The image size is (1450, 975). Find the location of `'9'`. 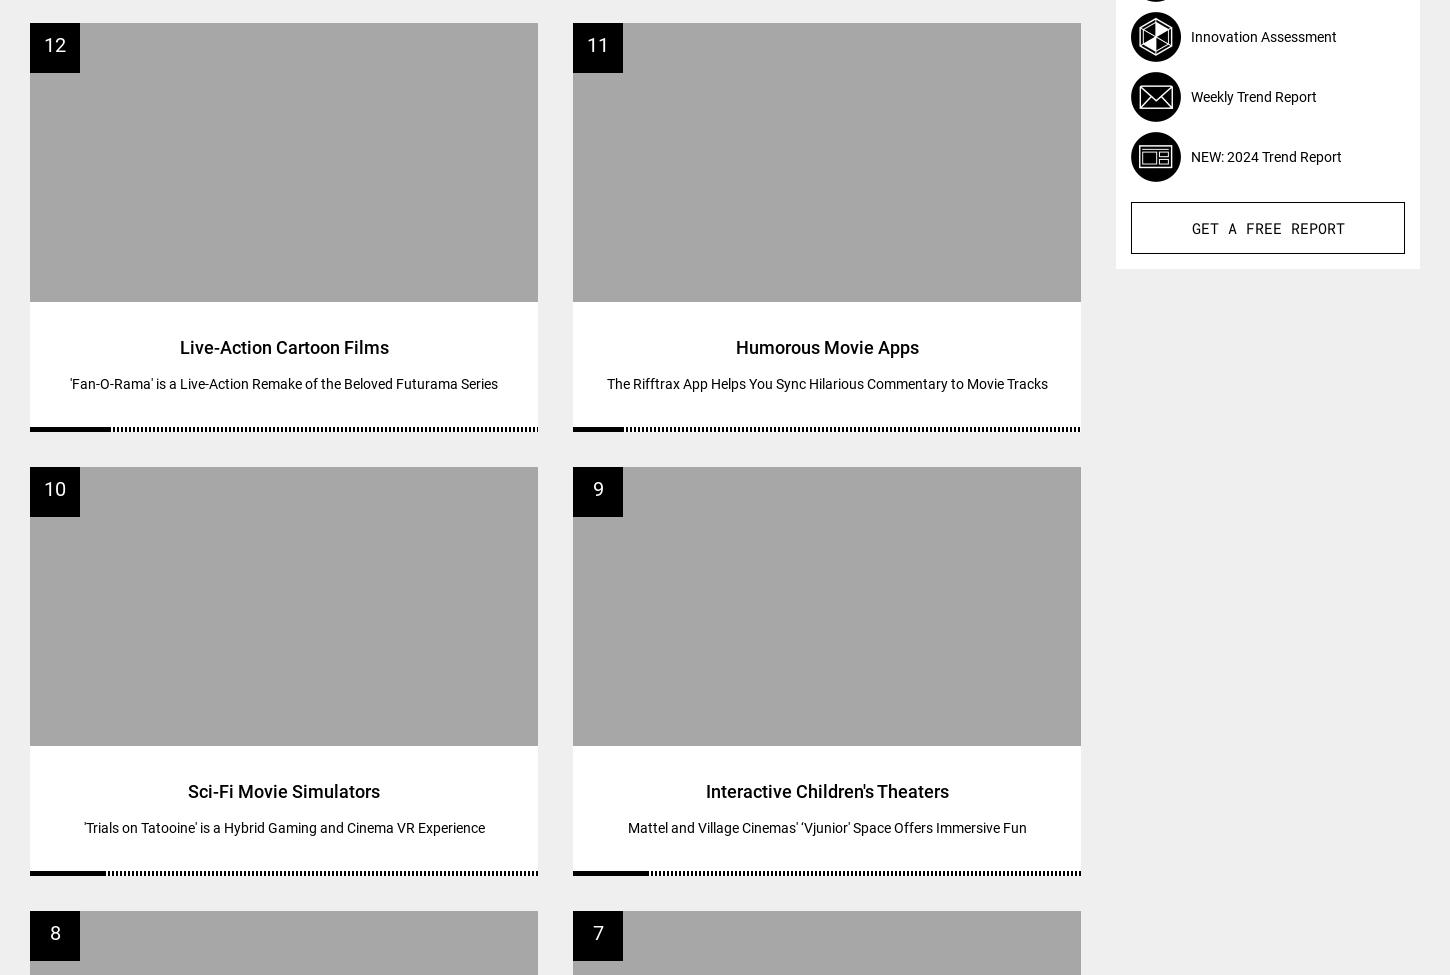

'9' is located at coordinates (592, 487).